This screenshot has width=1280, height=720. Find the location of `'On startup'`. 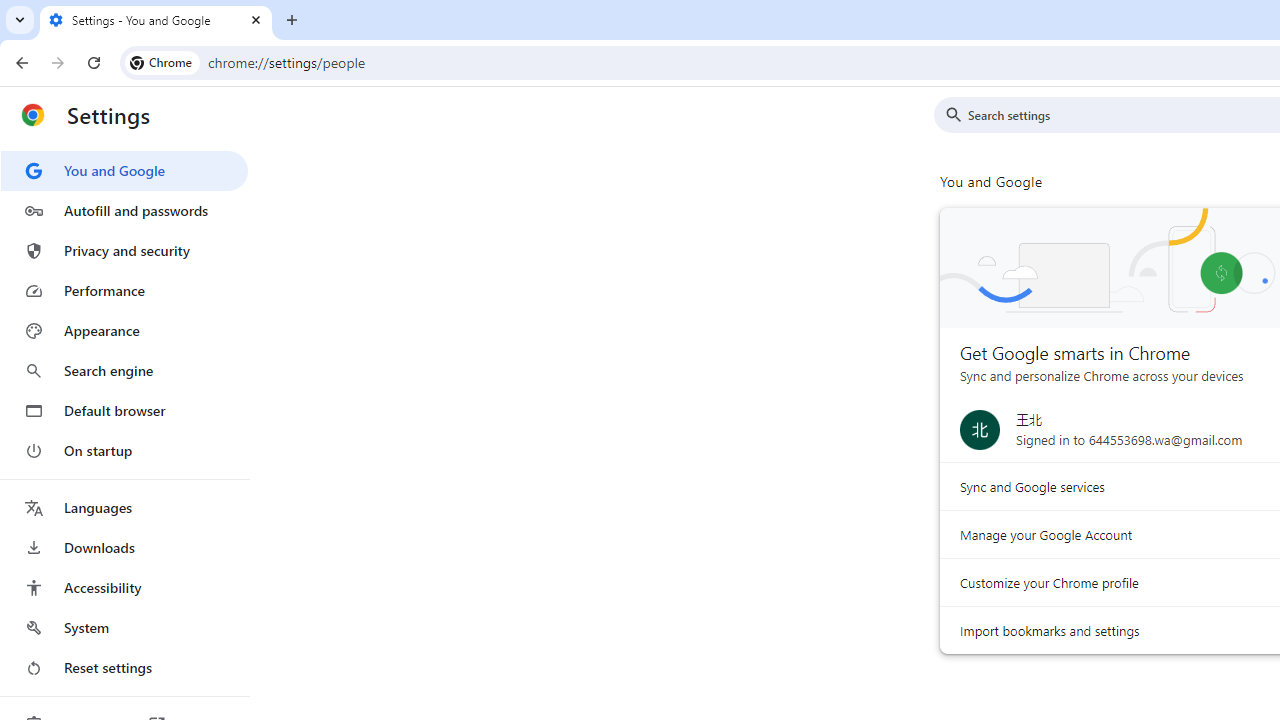

'On startup' is located at coordinates (123, 451).